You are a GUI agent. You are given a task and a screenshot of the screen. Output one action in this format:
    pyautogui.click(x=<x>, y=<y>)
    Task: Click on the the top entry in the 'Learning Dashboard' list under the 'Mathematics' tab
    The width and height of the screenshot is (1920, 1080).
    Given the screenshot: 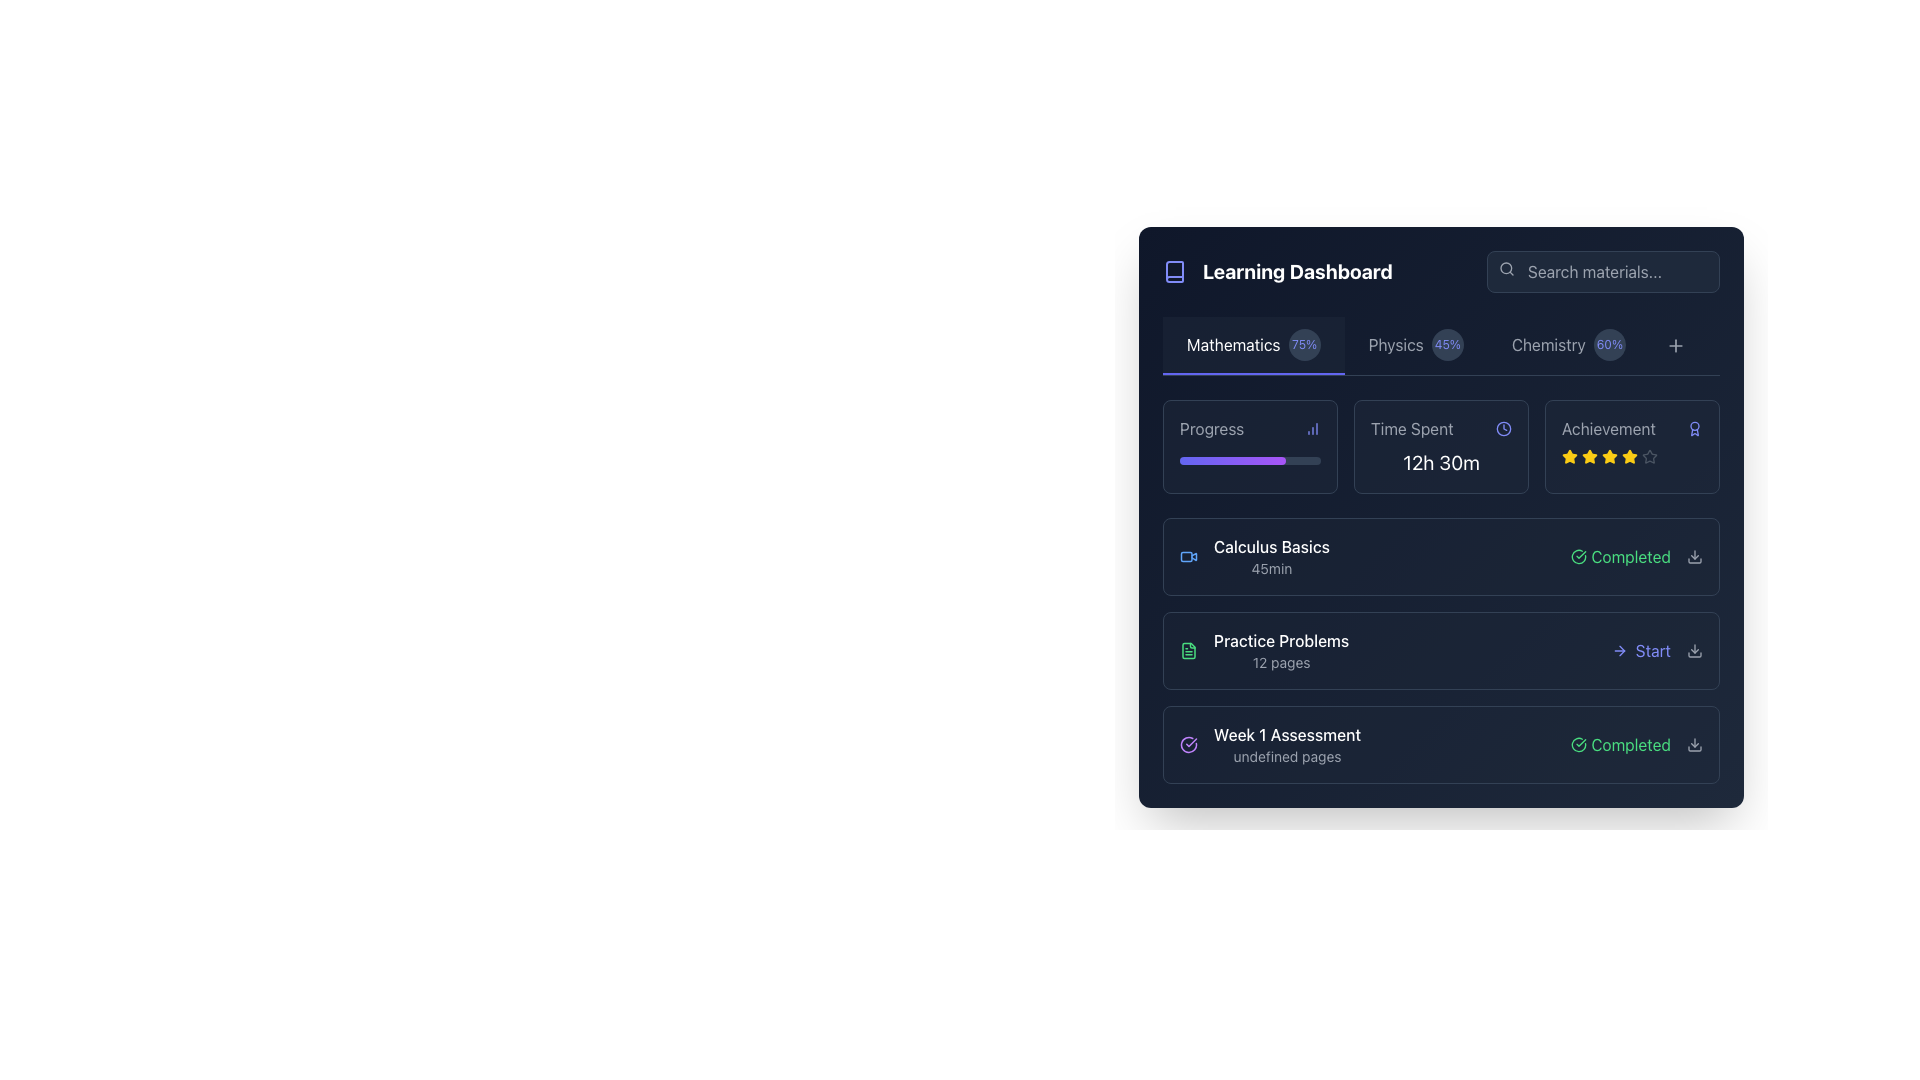 What is the action you would take?
    pyautogui.click(x=1271, y=556)
    